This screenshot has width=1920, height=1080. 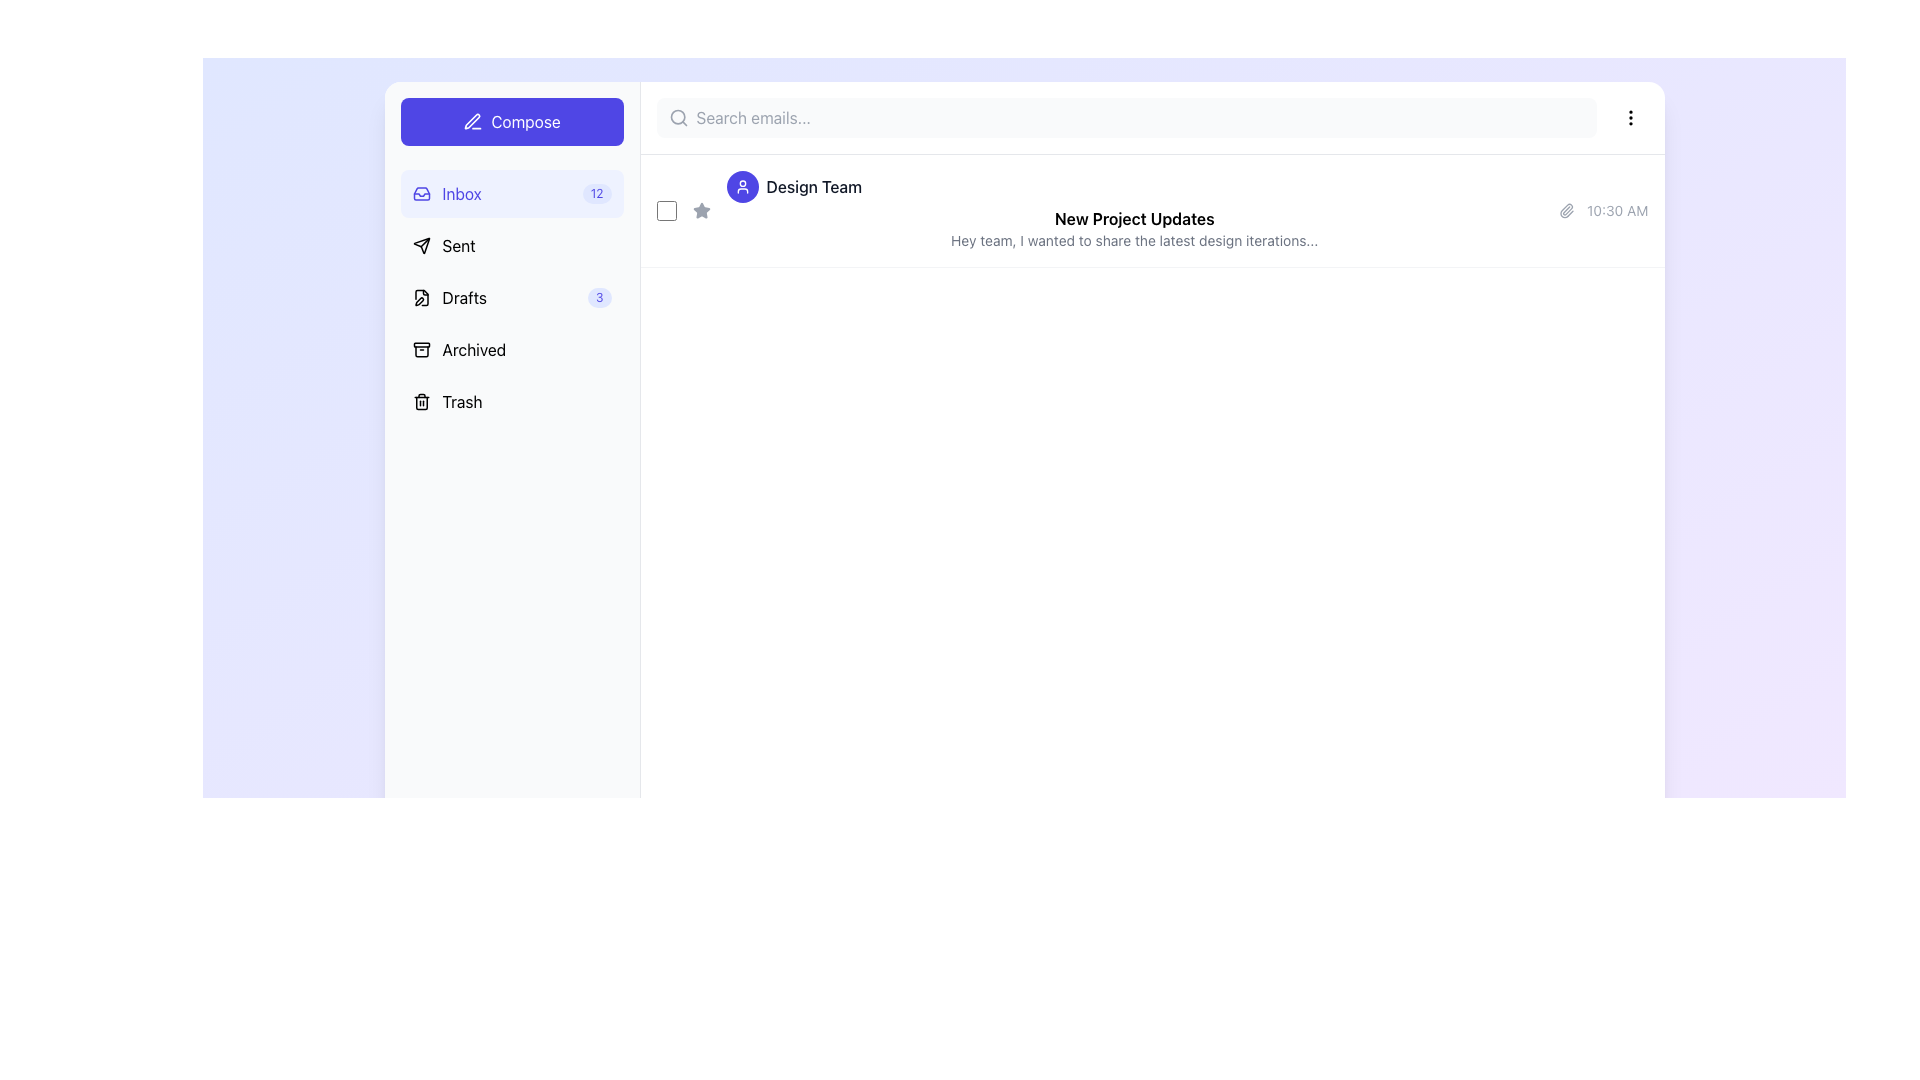 I want to click on the 'Archived' clickable navigation link in the vertical menu using keyboard selection, so click(x=458, y=349).